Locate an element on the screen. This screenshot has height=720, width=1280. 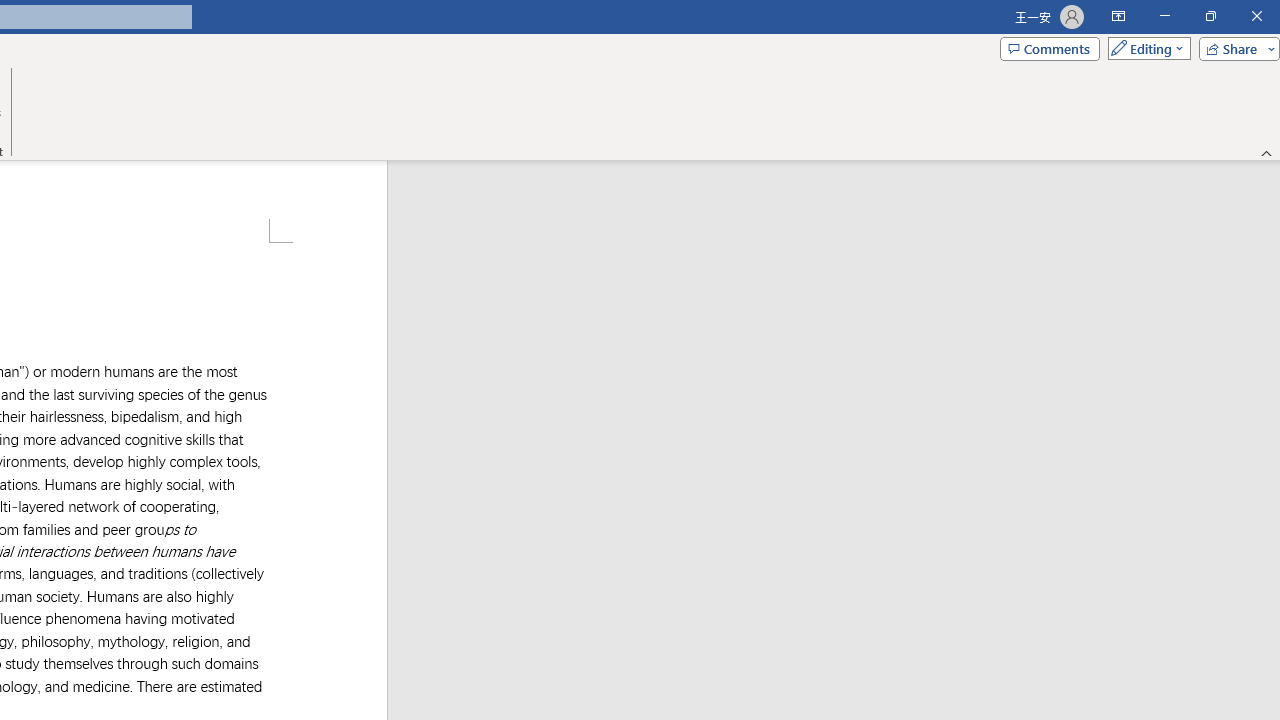
'Minimize' is located at coordinates (1164, 16).